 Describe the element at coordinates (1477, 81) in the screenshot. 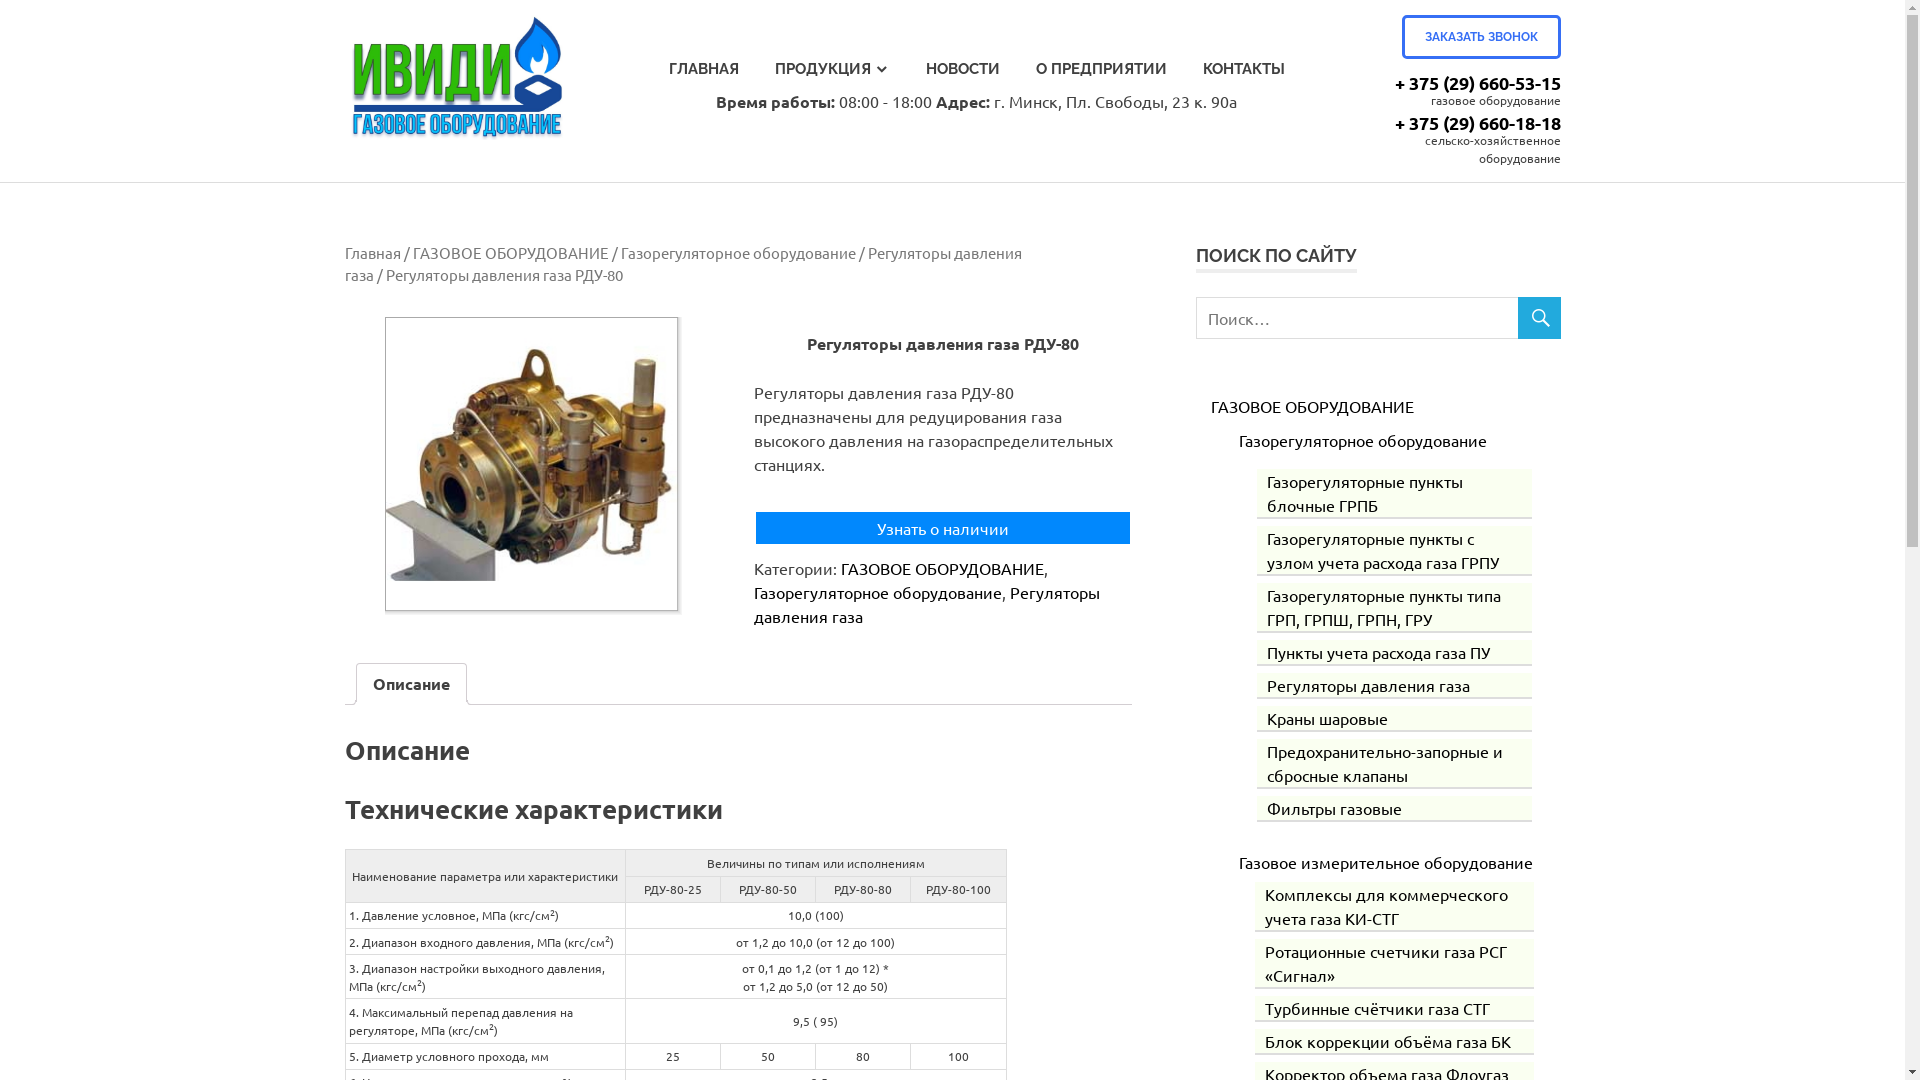

I see `'+ 375 (29) 660-53-15'` at that location.